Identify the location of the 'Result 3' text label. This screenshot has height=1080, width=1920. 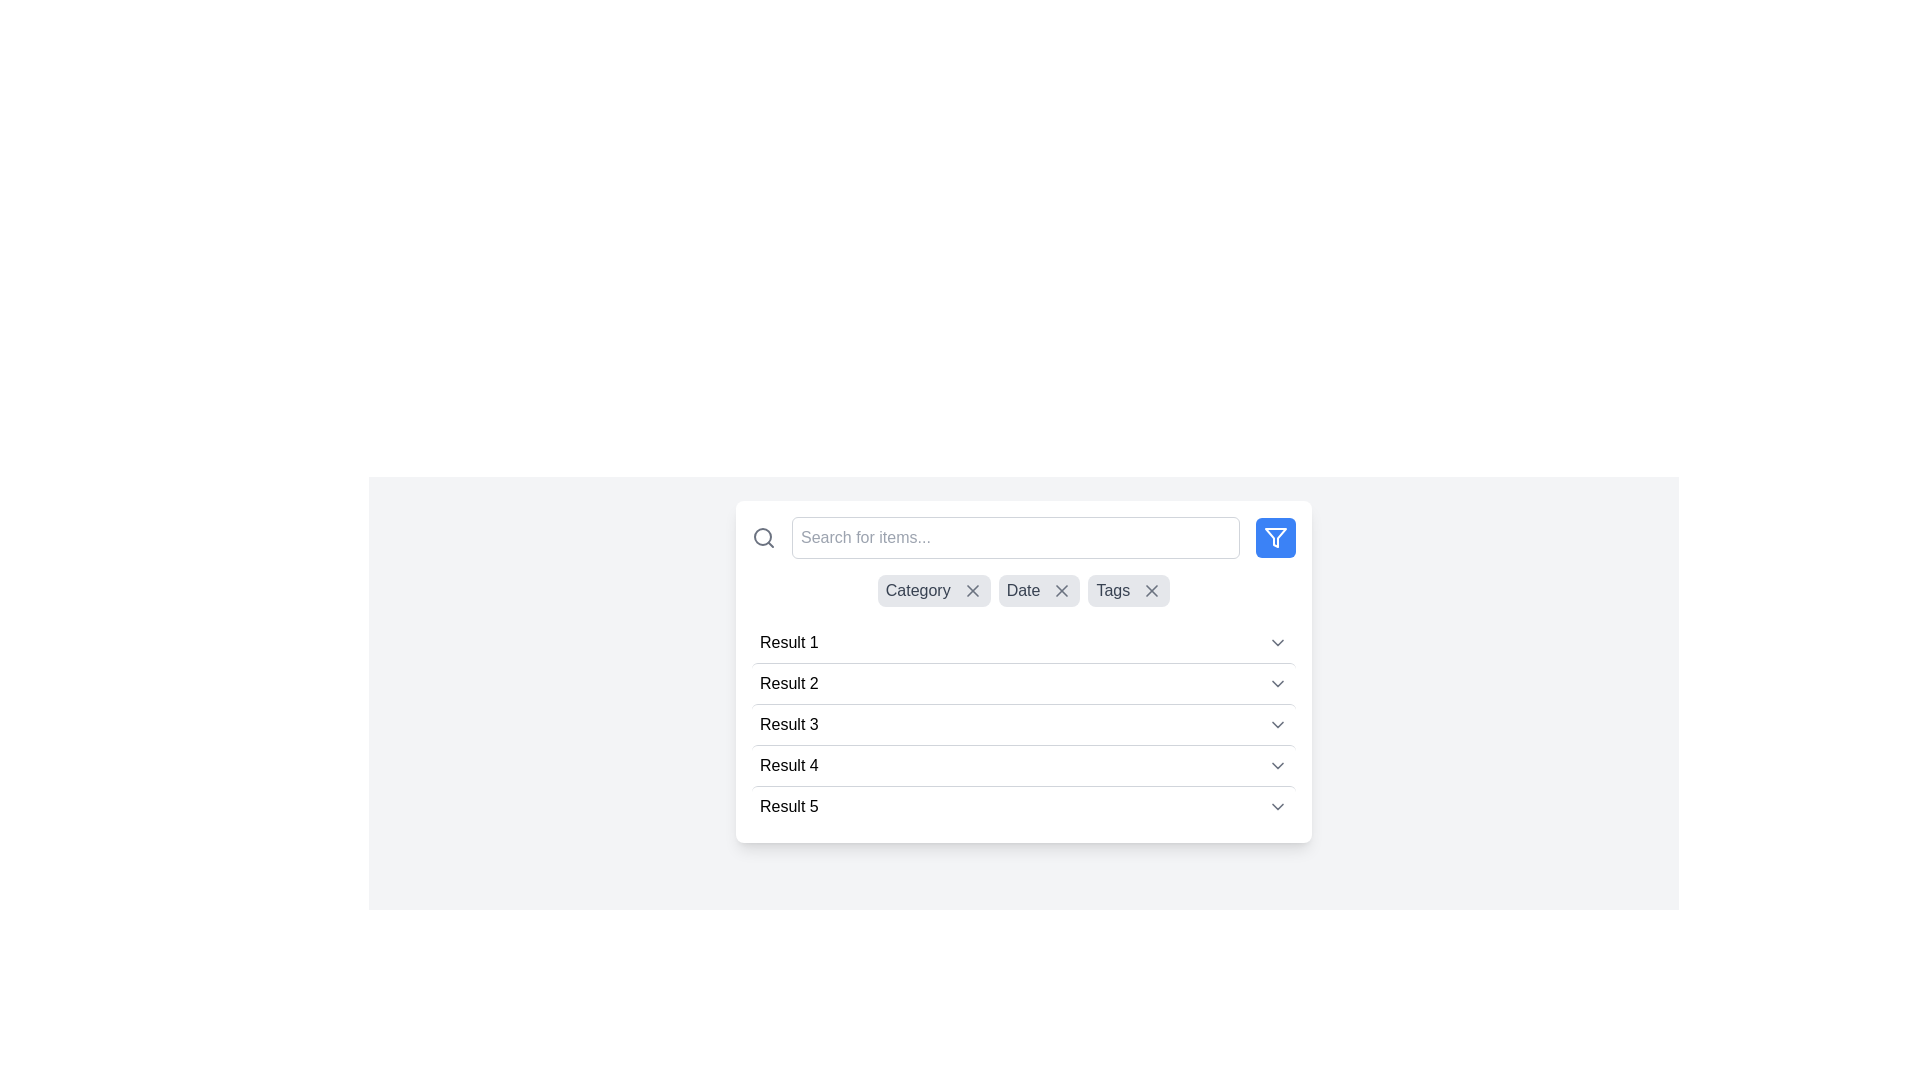
(788, 725).